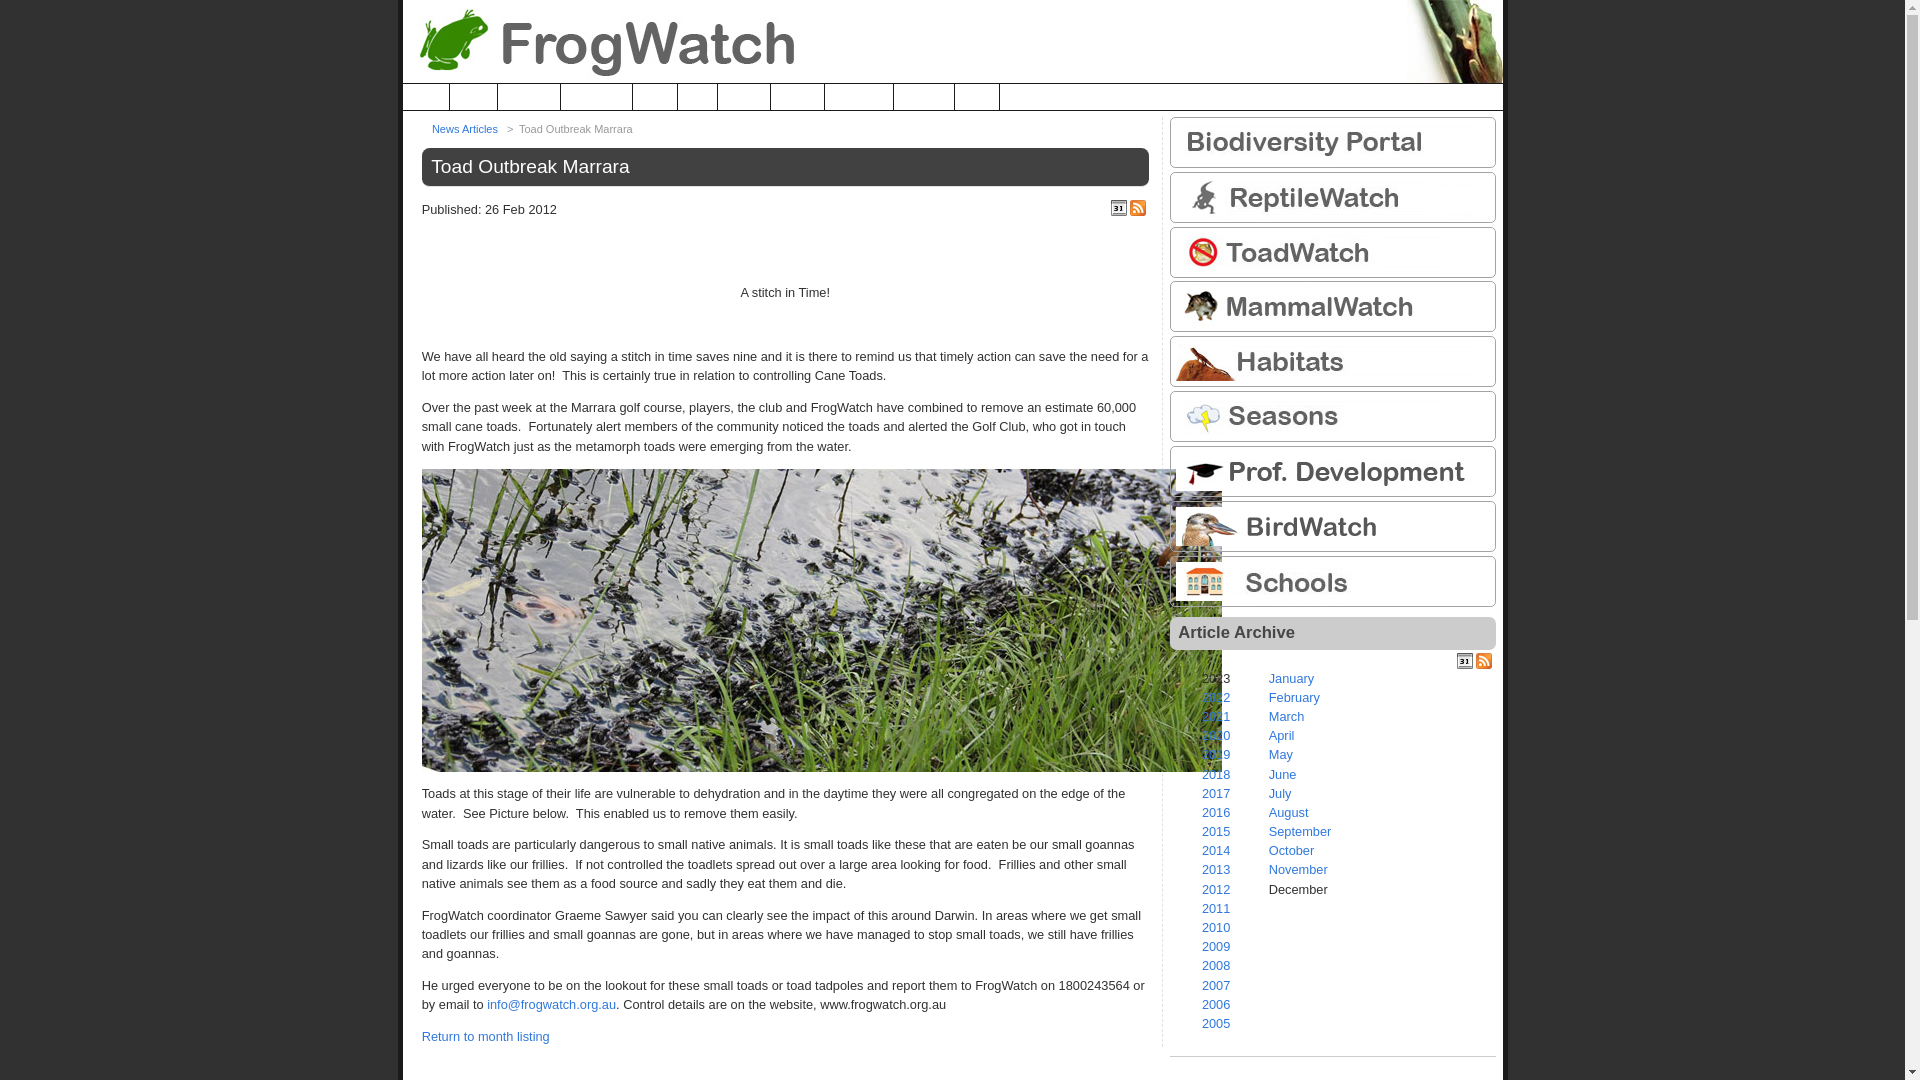  What do you see at coordinates (1214, 831) in the screenshot?
I see `'2015'` at bounding box center [1214, 831].